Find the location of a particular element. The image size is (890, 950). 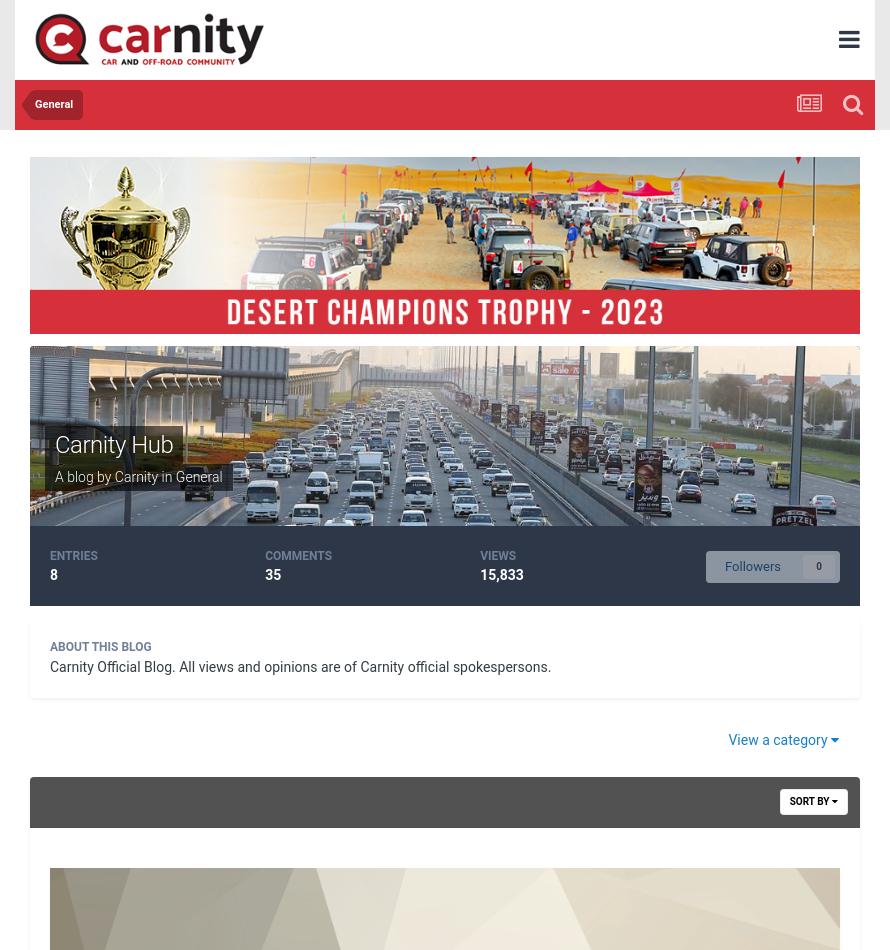

'View a category' is located at coordinates (779, 738).